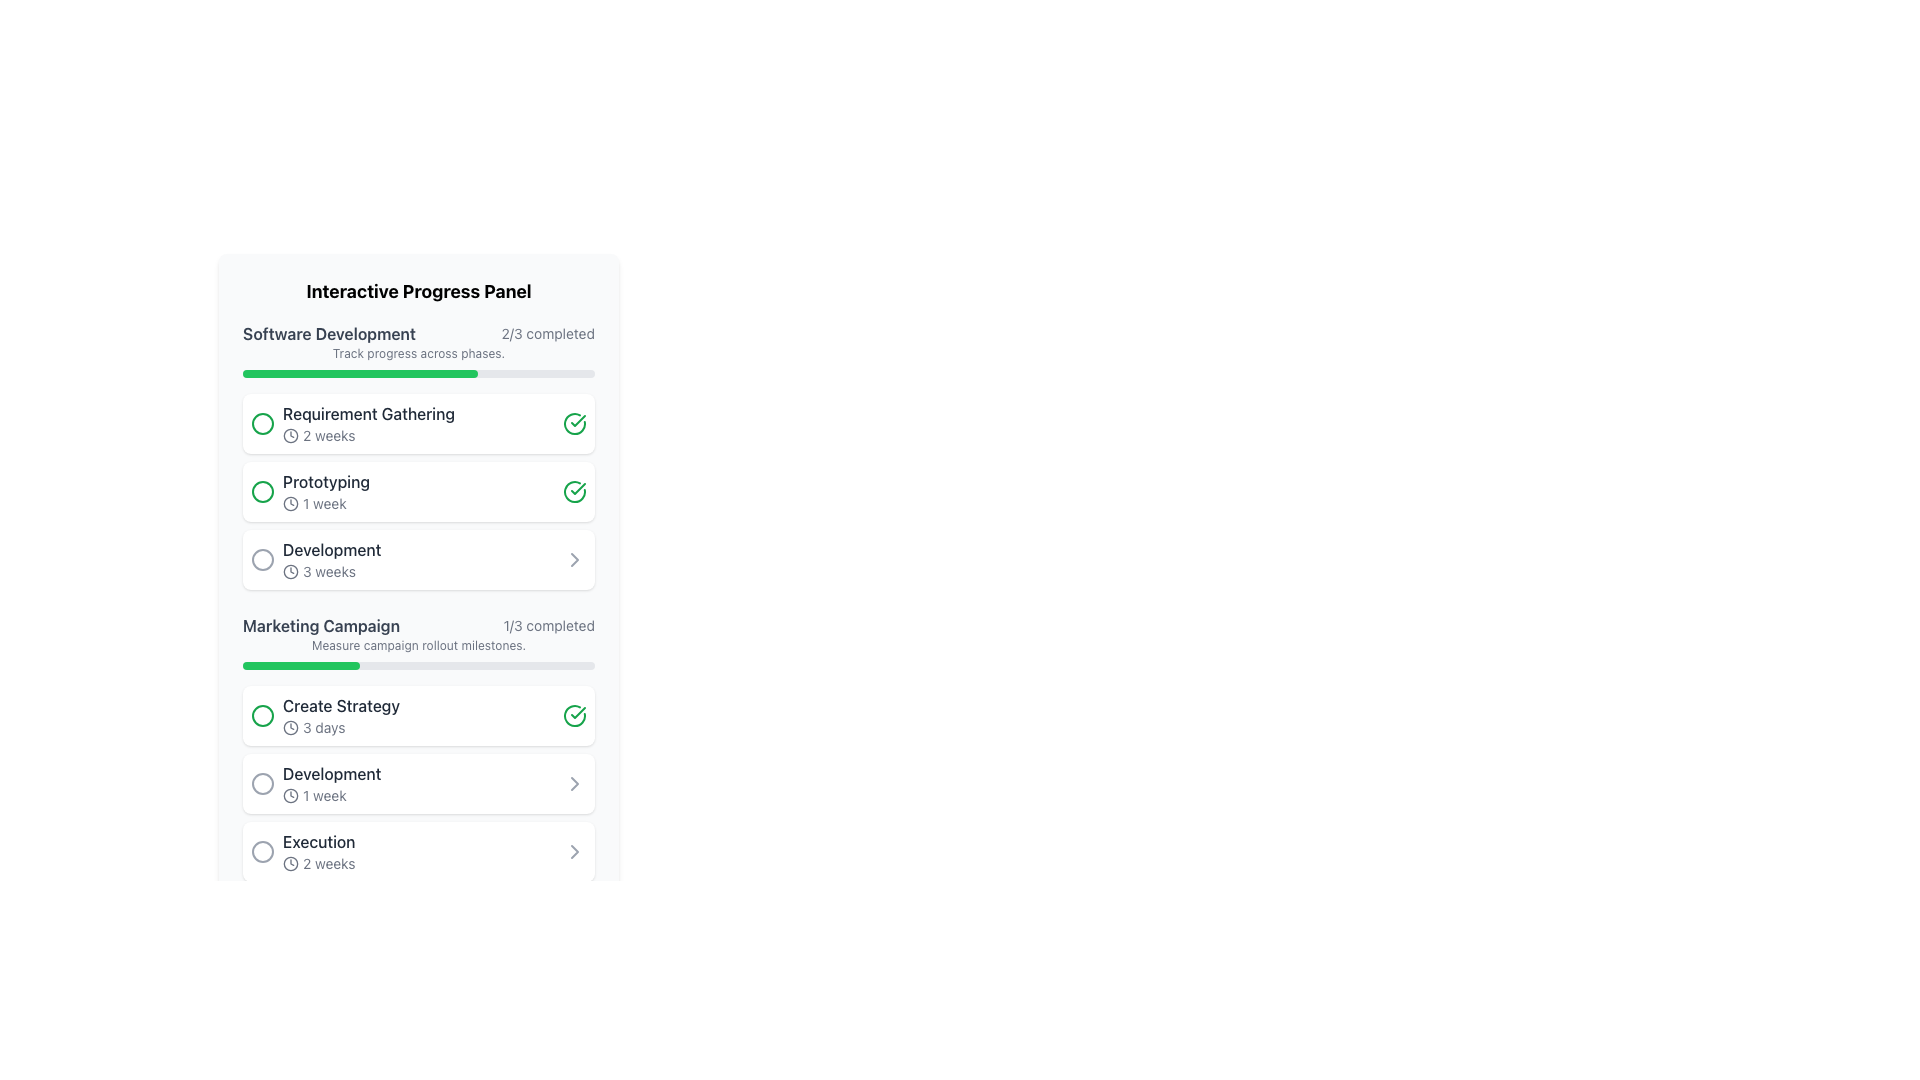 The height and width of the screenshot is (1080, 1920). I want to click on the 'Prototyping' text label, which is the second item in the 'Software Development' section, located between 'Requirement Gathering' and 'Development', so click(326, 482).